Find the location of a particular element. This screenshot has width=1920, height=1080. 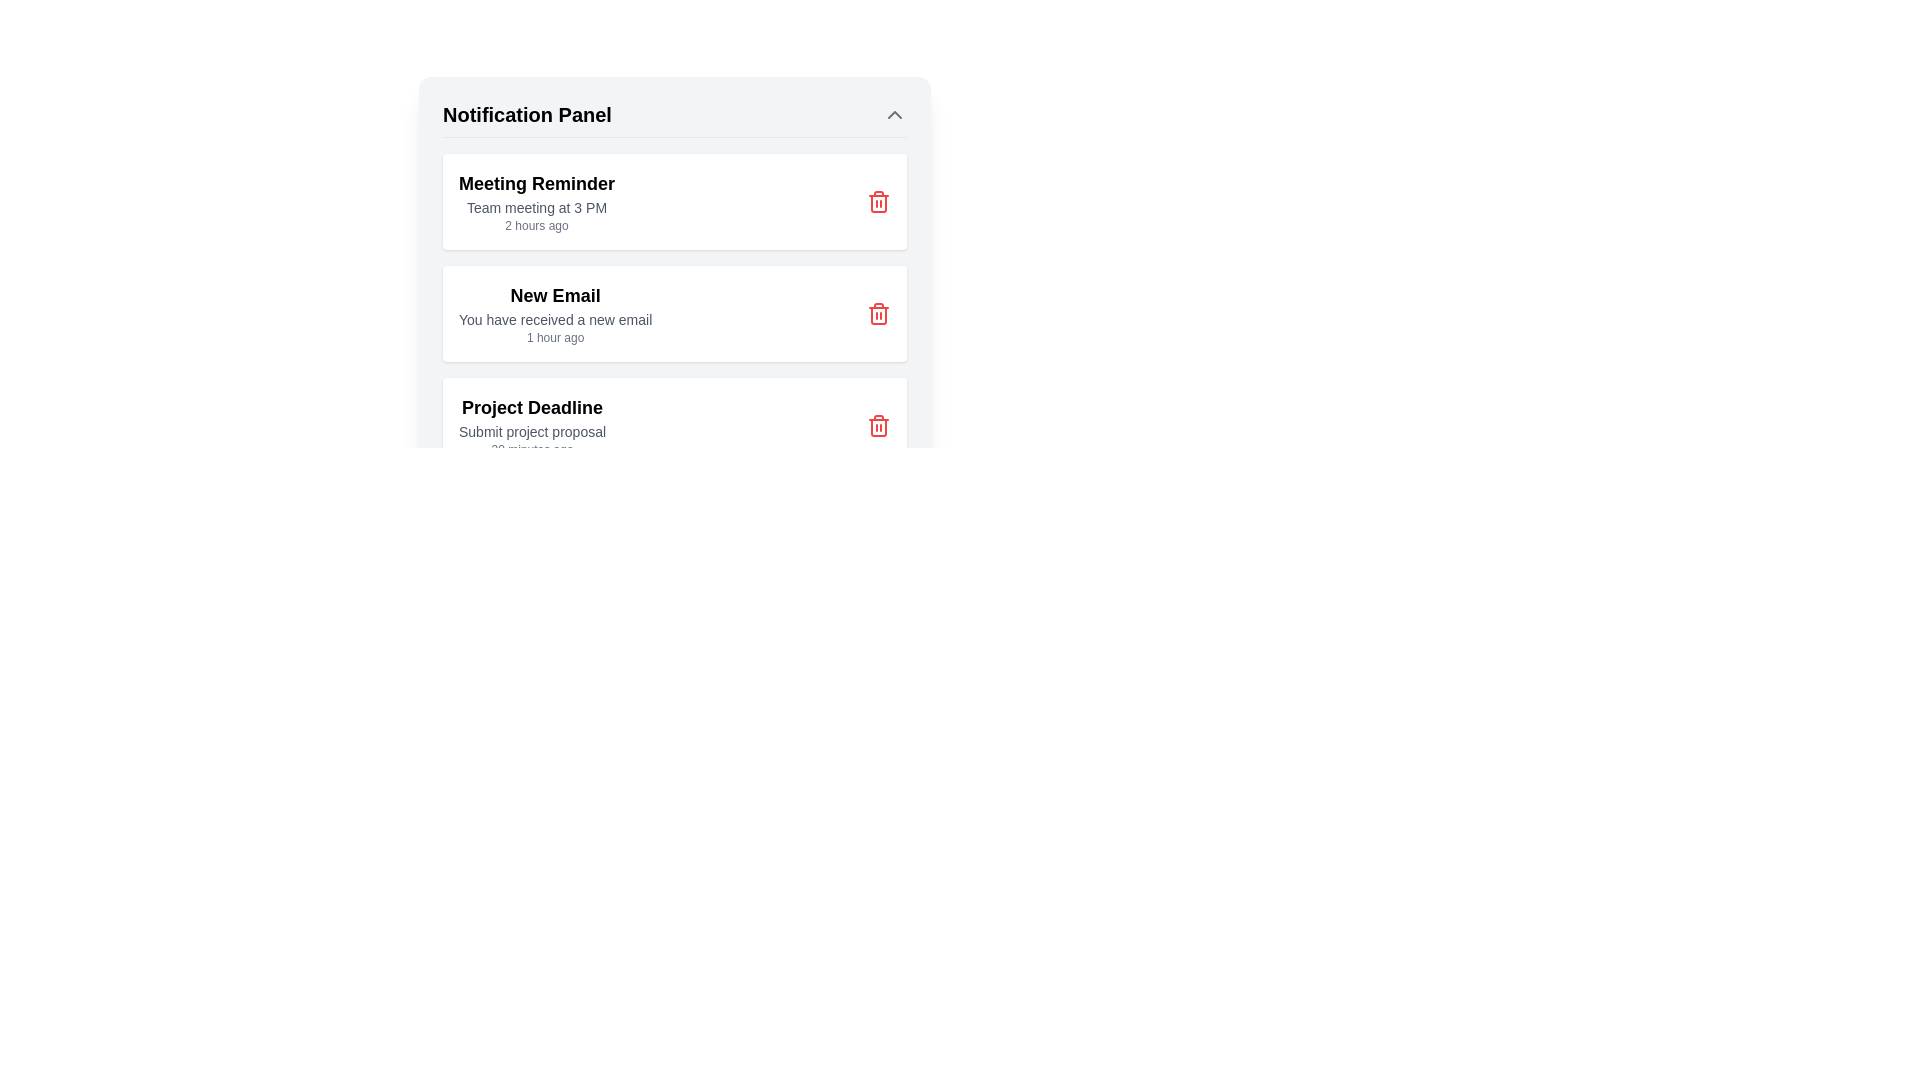

the static text display that shows notification details about a new email, positioned below 'Meeting Reminder' and above 'Project Deadline' is located at coordinates (555, 313).